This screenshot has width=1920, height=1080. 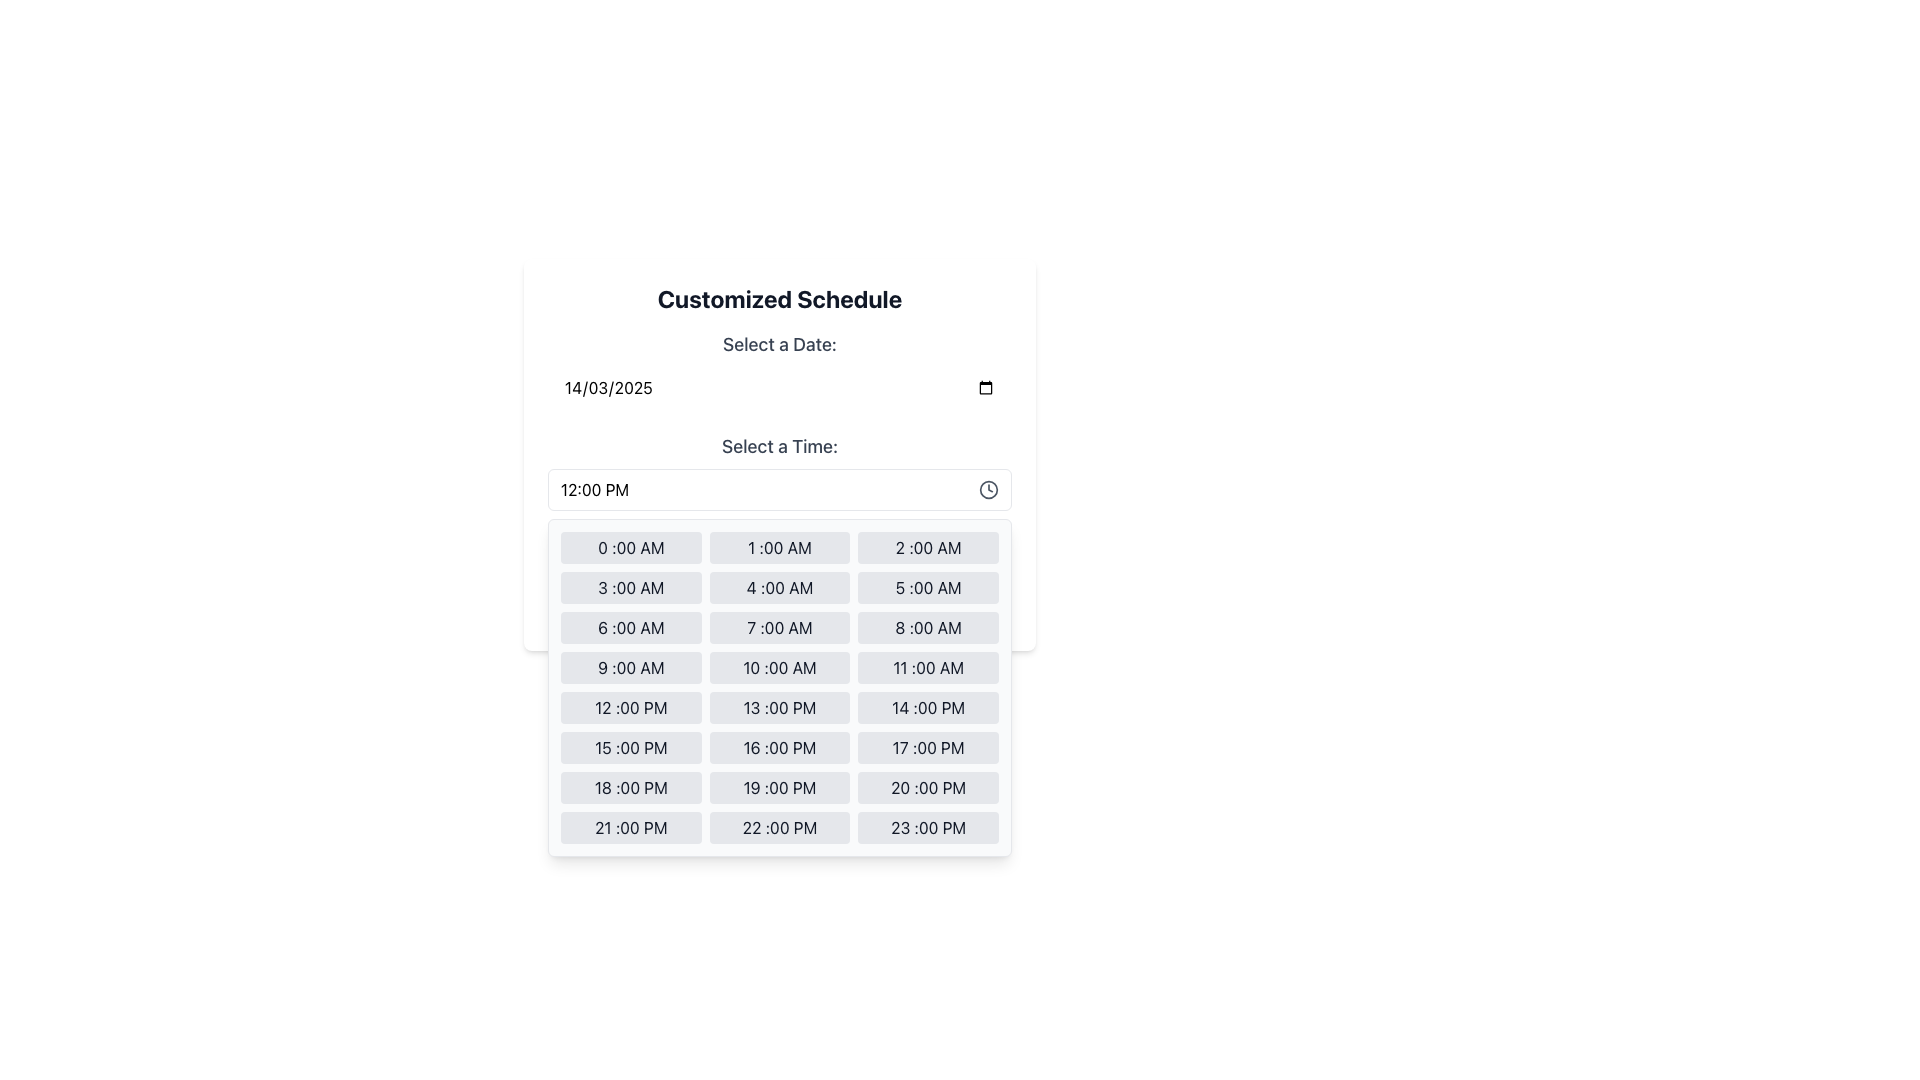 What do you see at coordinates (778, 343) in the screenshot?
I see `the text label element that displays 'Select a Date:', which is positioned at the top-left of the date and time selection form` at bounding box center [778, 343].